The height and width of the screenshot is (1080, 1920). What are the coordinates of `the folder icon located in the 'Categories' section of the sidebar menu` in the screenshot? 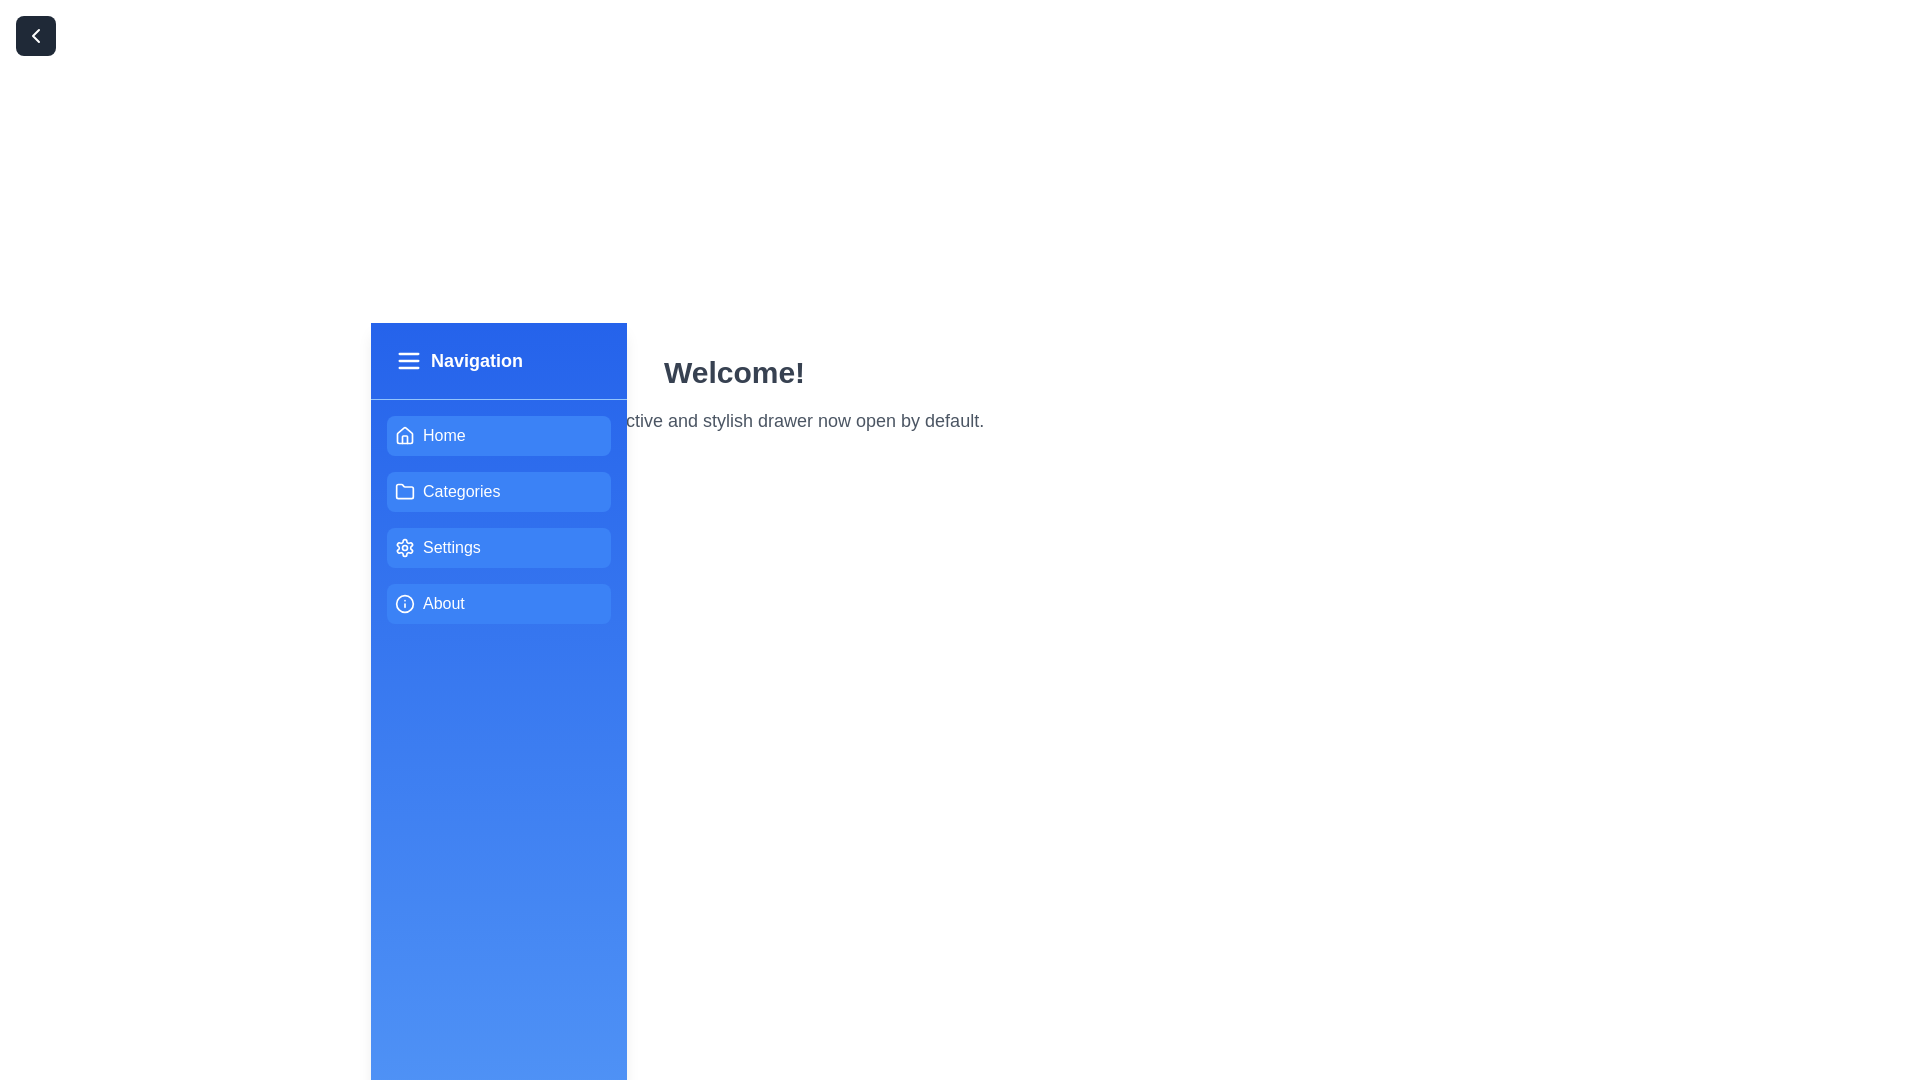 It's located at (403, 490).